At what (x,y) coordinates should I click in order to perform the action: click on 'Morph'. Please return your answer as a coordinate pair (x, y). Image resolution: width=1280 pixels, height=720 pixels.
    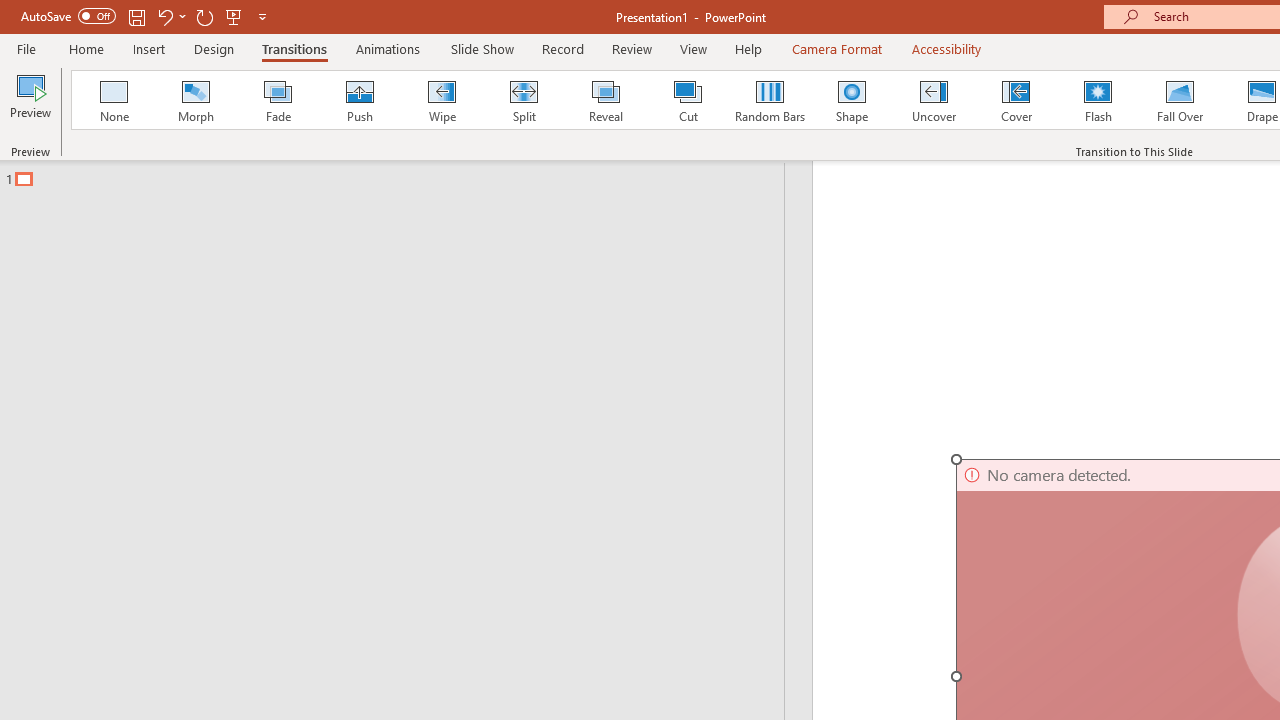
    Looking at the image, I should click on (195, 100).